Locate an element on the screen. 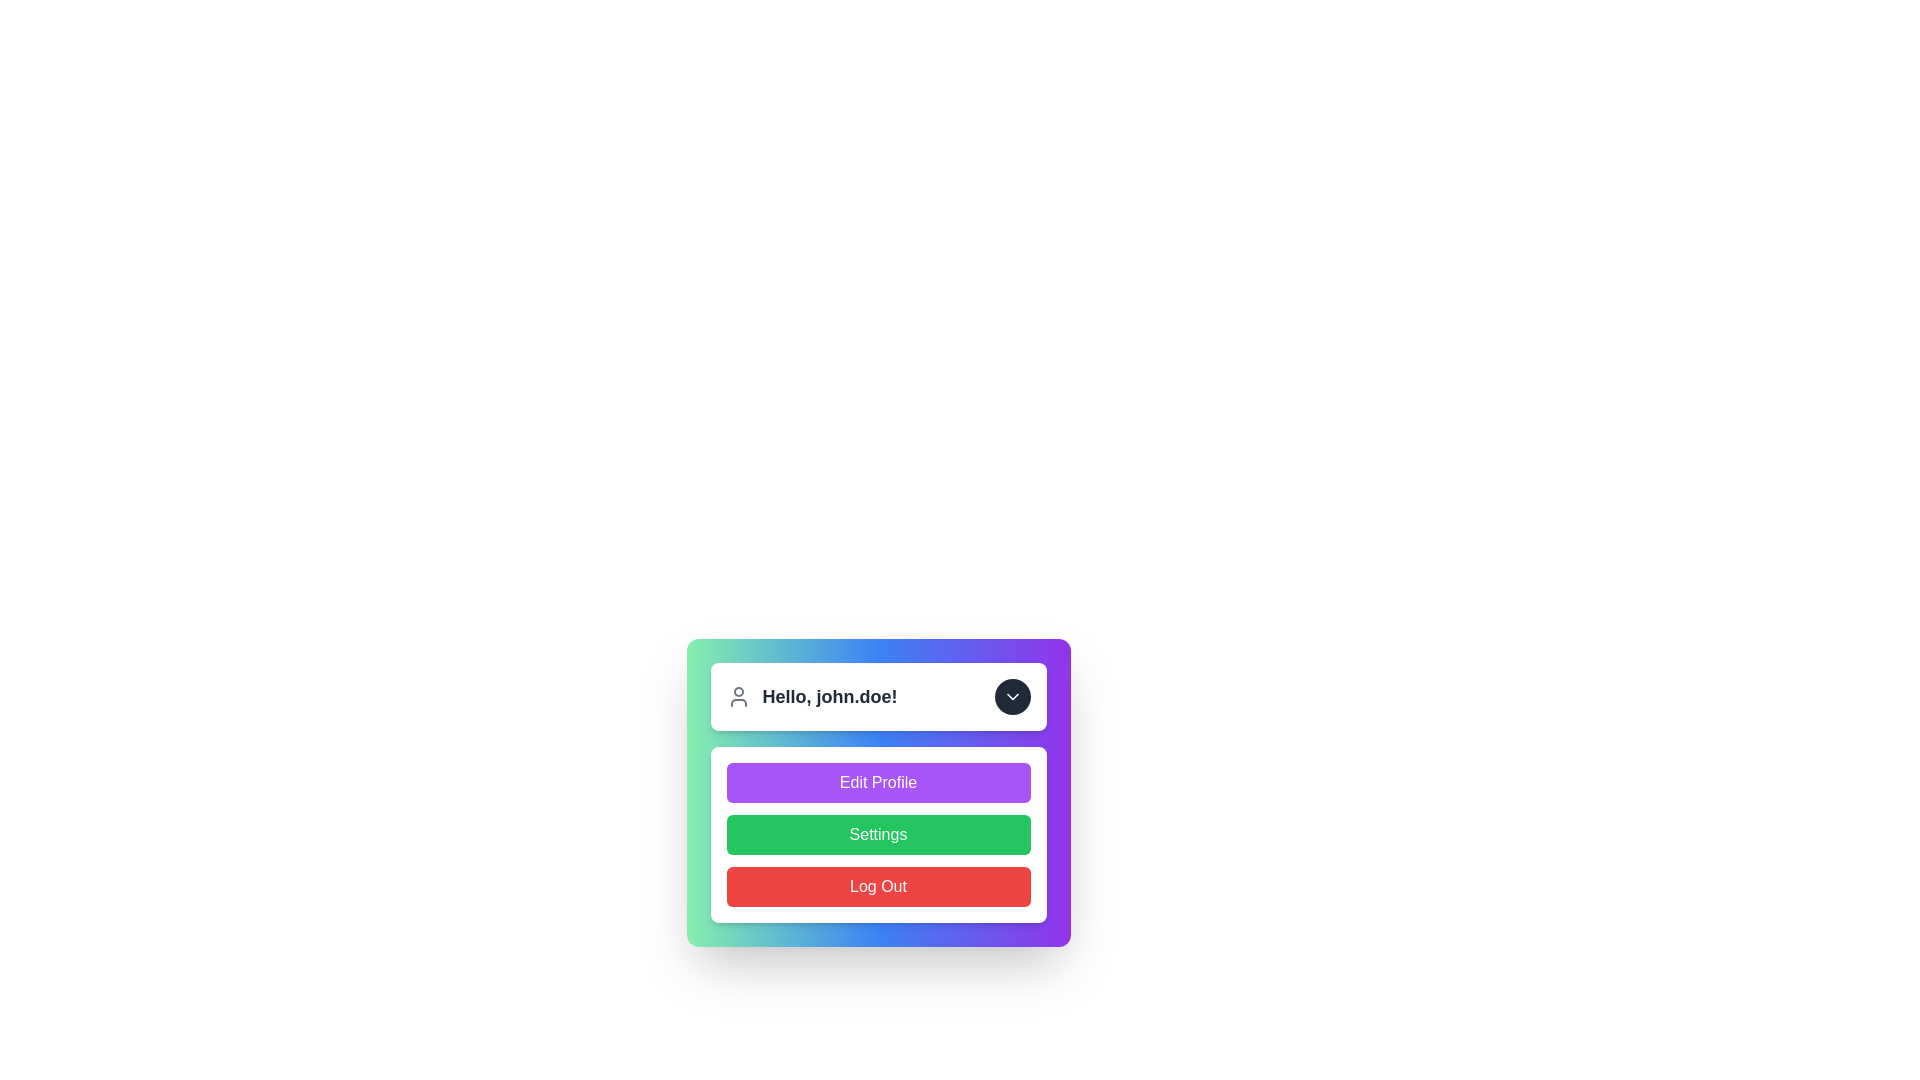  the 'Edit Profile' button, which is a rectangular button with a purple background and white text, located at the top of the button stack is located at coordinates (878, 782).